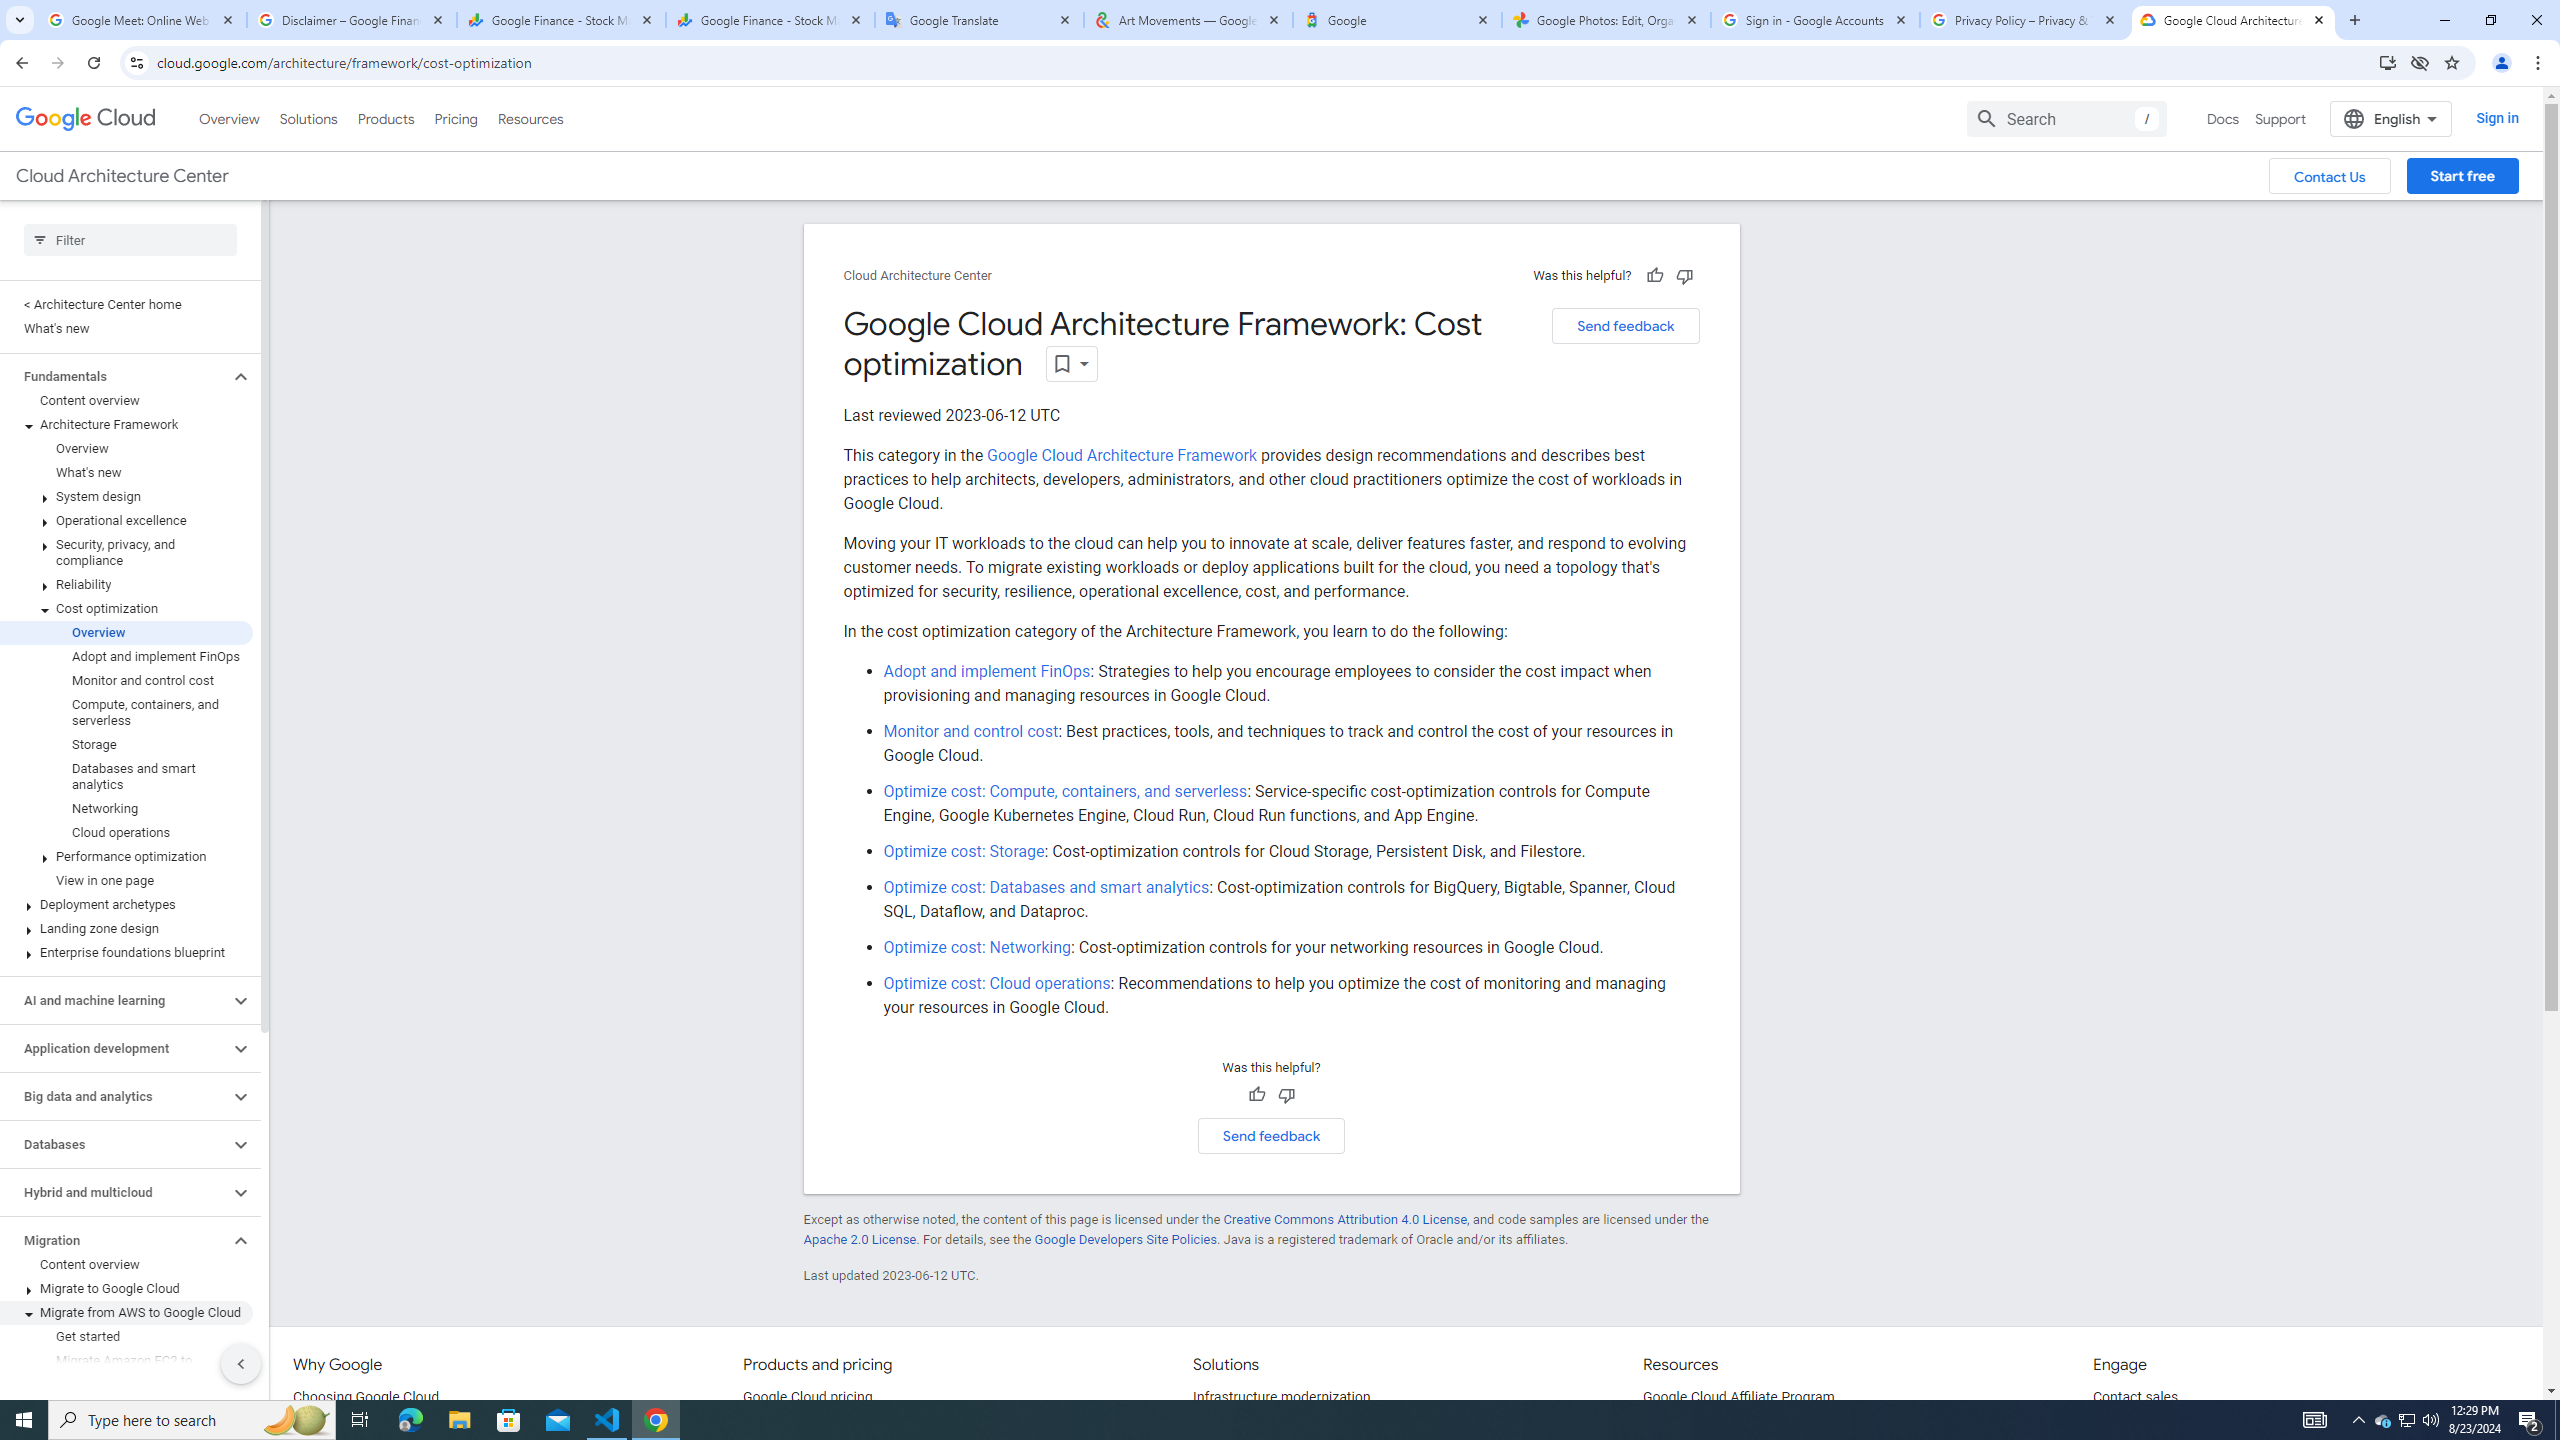  I want to click on 'Adopt and implement FinOps', so click(986, 670).